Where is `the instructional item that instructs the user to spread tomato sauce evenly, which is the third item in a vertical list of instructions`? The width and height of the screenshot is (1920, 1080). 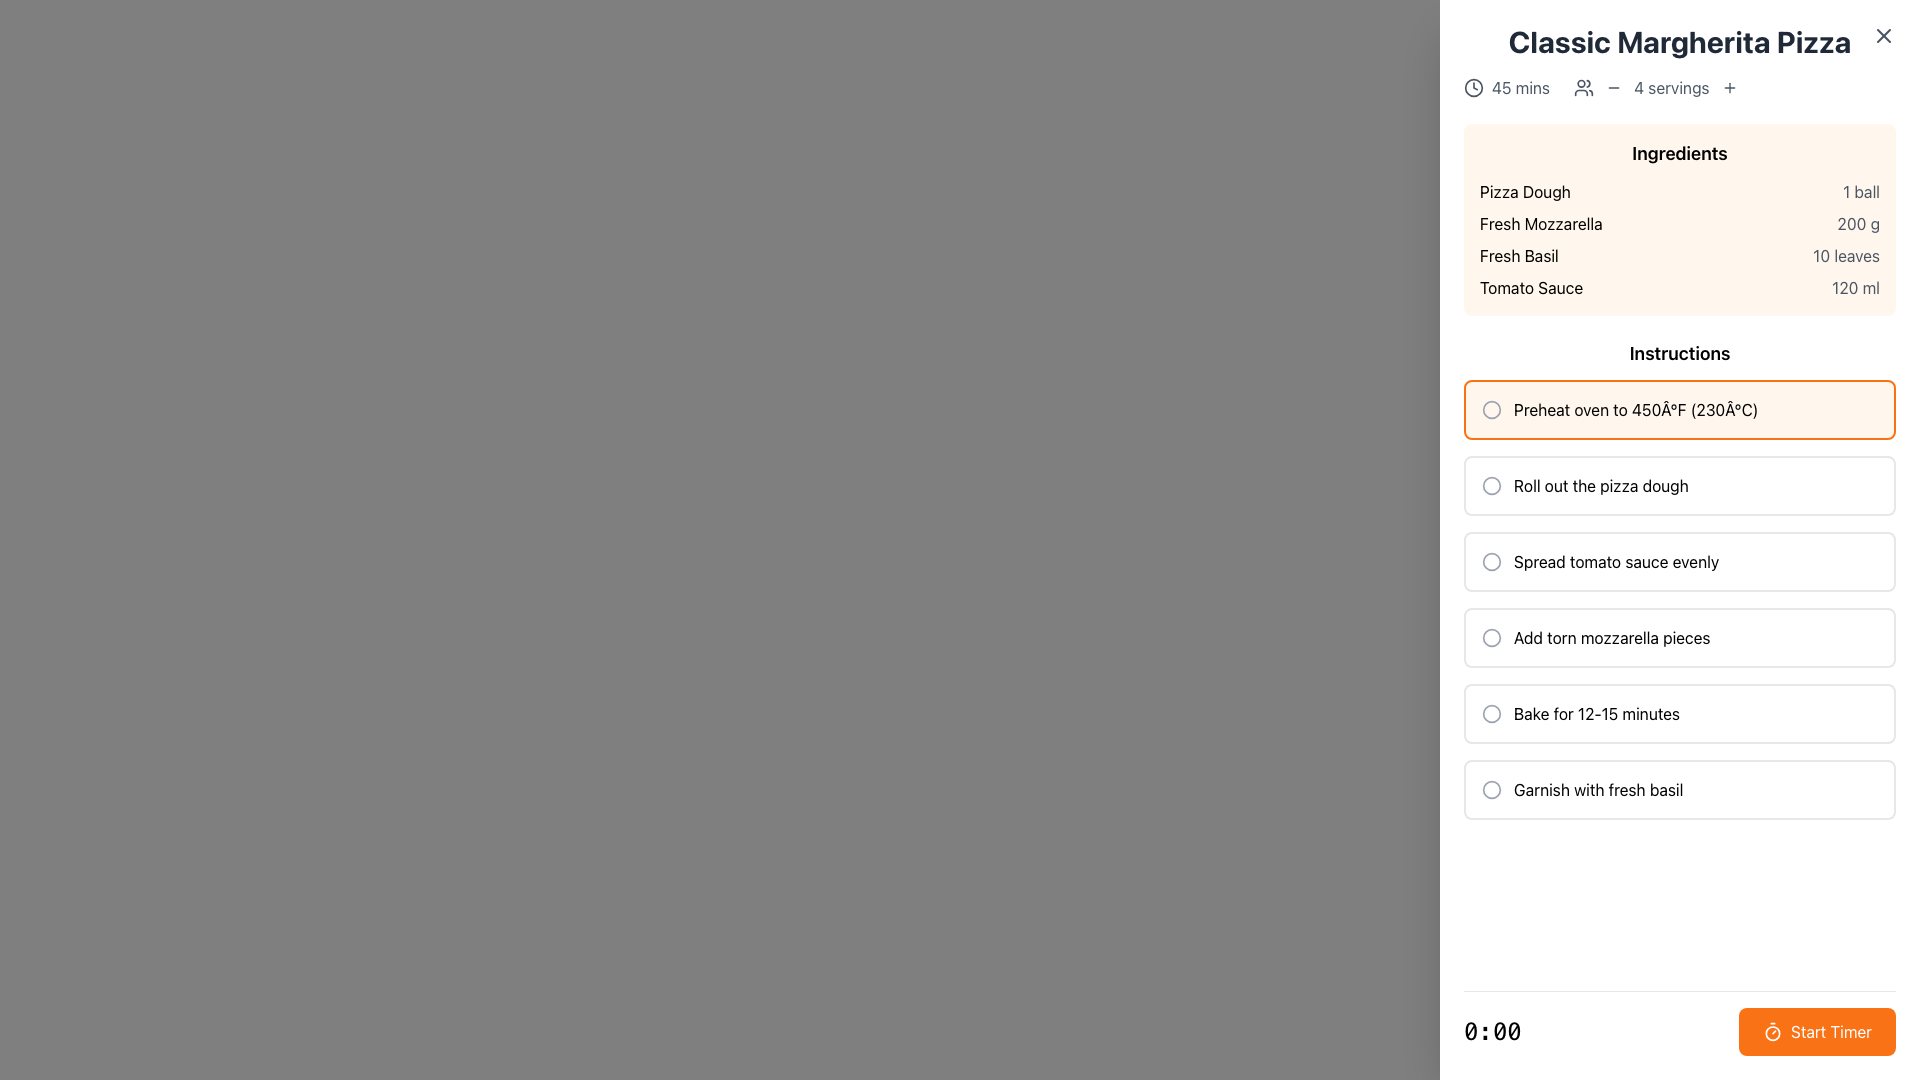 the instructional item that instructs the user to spread tomato sauce evenly, which is the third item in a vertical list of instructions is located at coordinates (1680, 562).